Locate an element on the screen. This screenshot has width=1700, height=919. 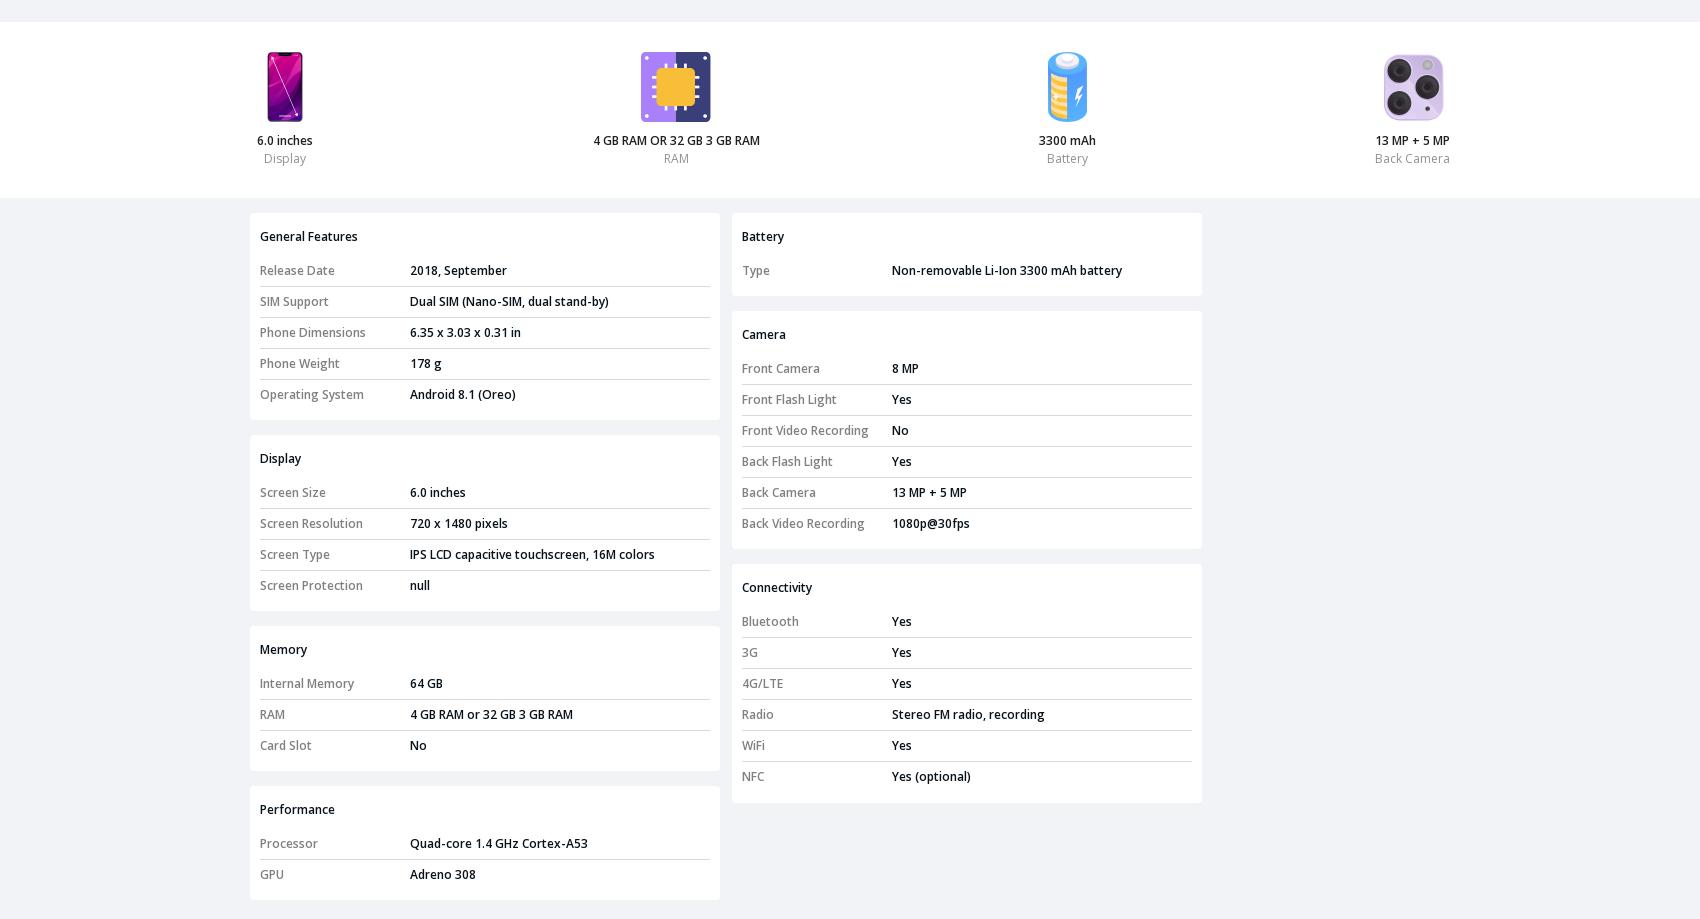
'Non-removable Li-Ion 3300 mAh battery' is located at coordinates (1006, 269).